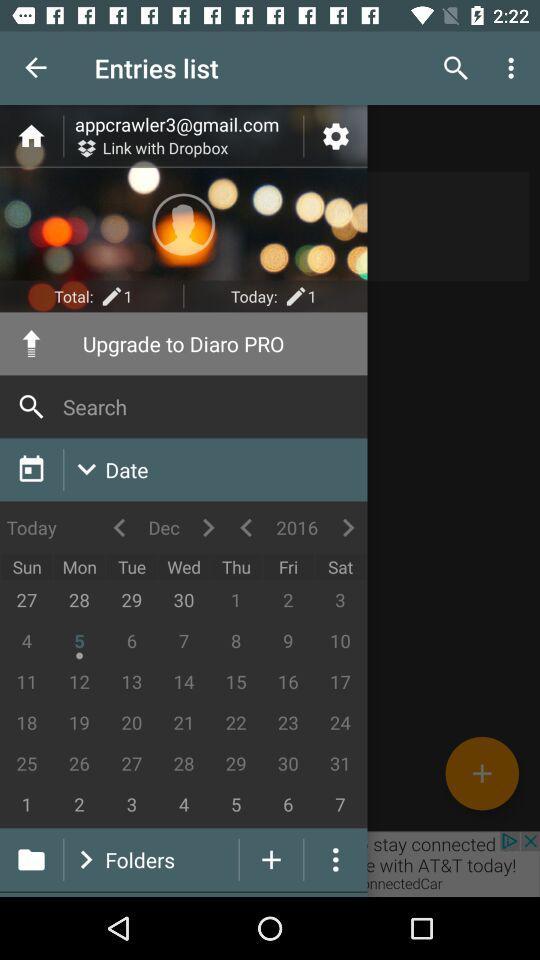  Describe the element at coordinates (184, 641) in the screenshot. I see `the number above 14` at that location.